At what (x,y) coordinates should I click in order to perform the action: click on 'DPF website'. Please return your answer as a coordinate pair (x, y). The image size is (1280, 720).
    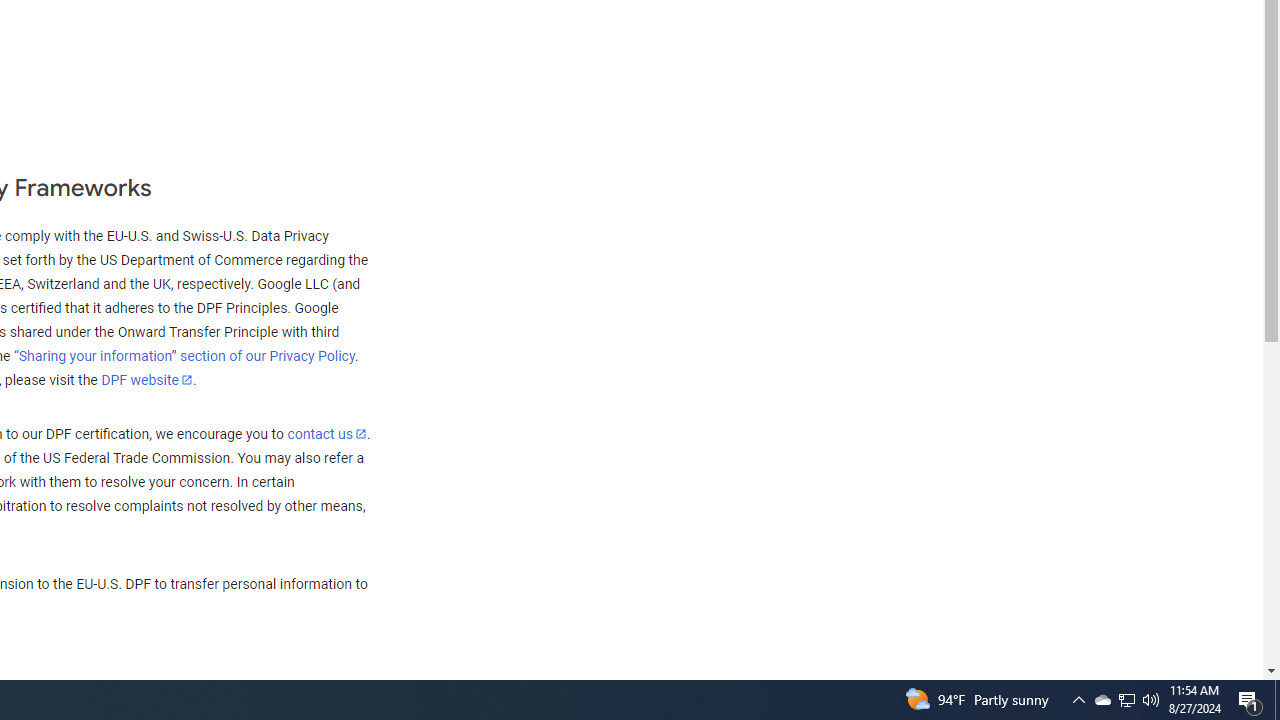
    Looking at the image, I should click on (146, 379).